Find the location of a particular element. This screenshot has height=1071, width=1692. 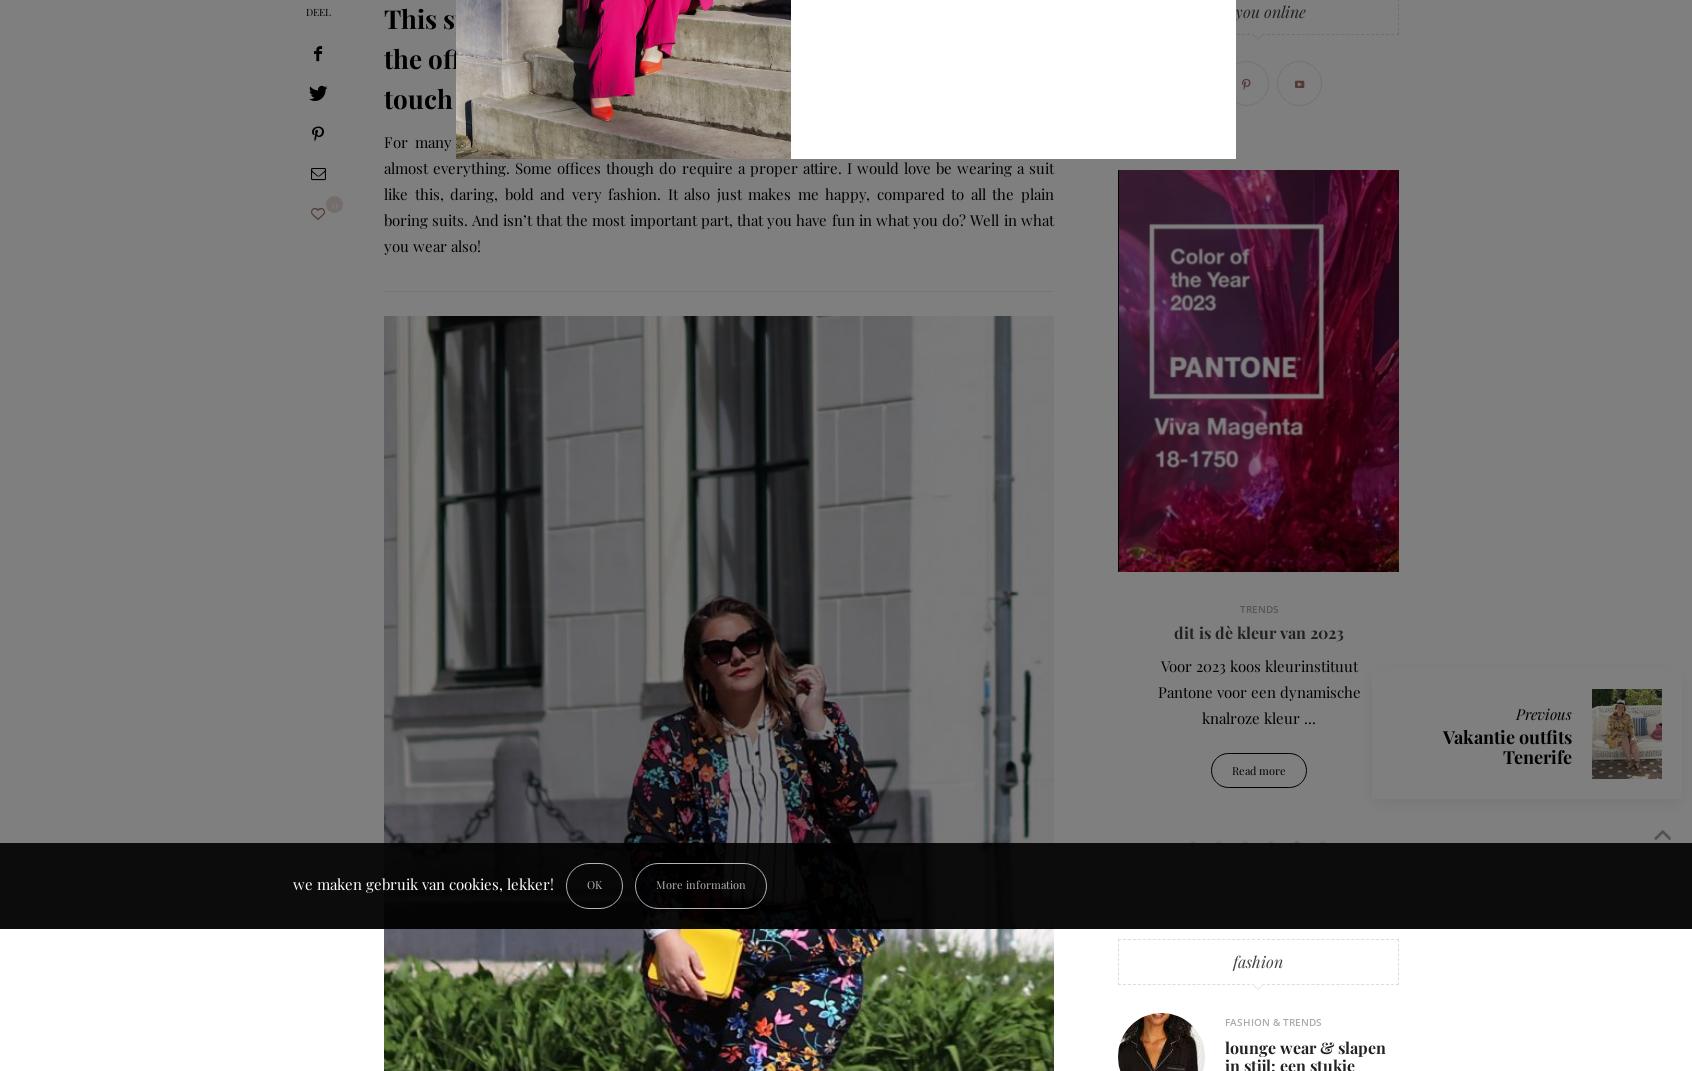

'OUTFITS' is located at coordinates (414, 608).